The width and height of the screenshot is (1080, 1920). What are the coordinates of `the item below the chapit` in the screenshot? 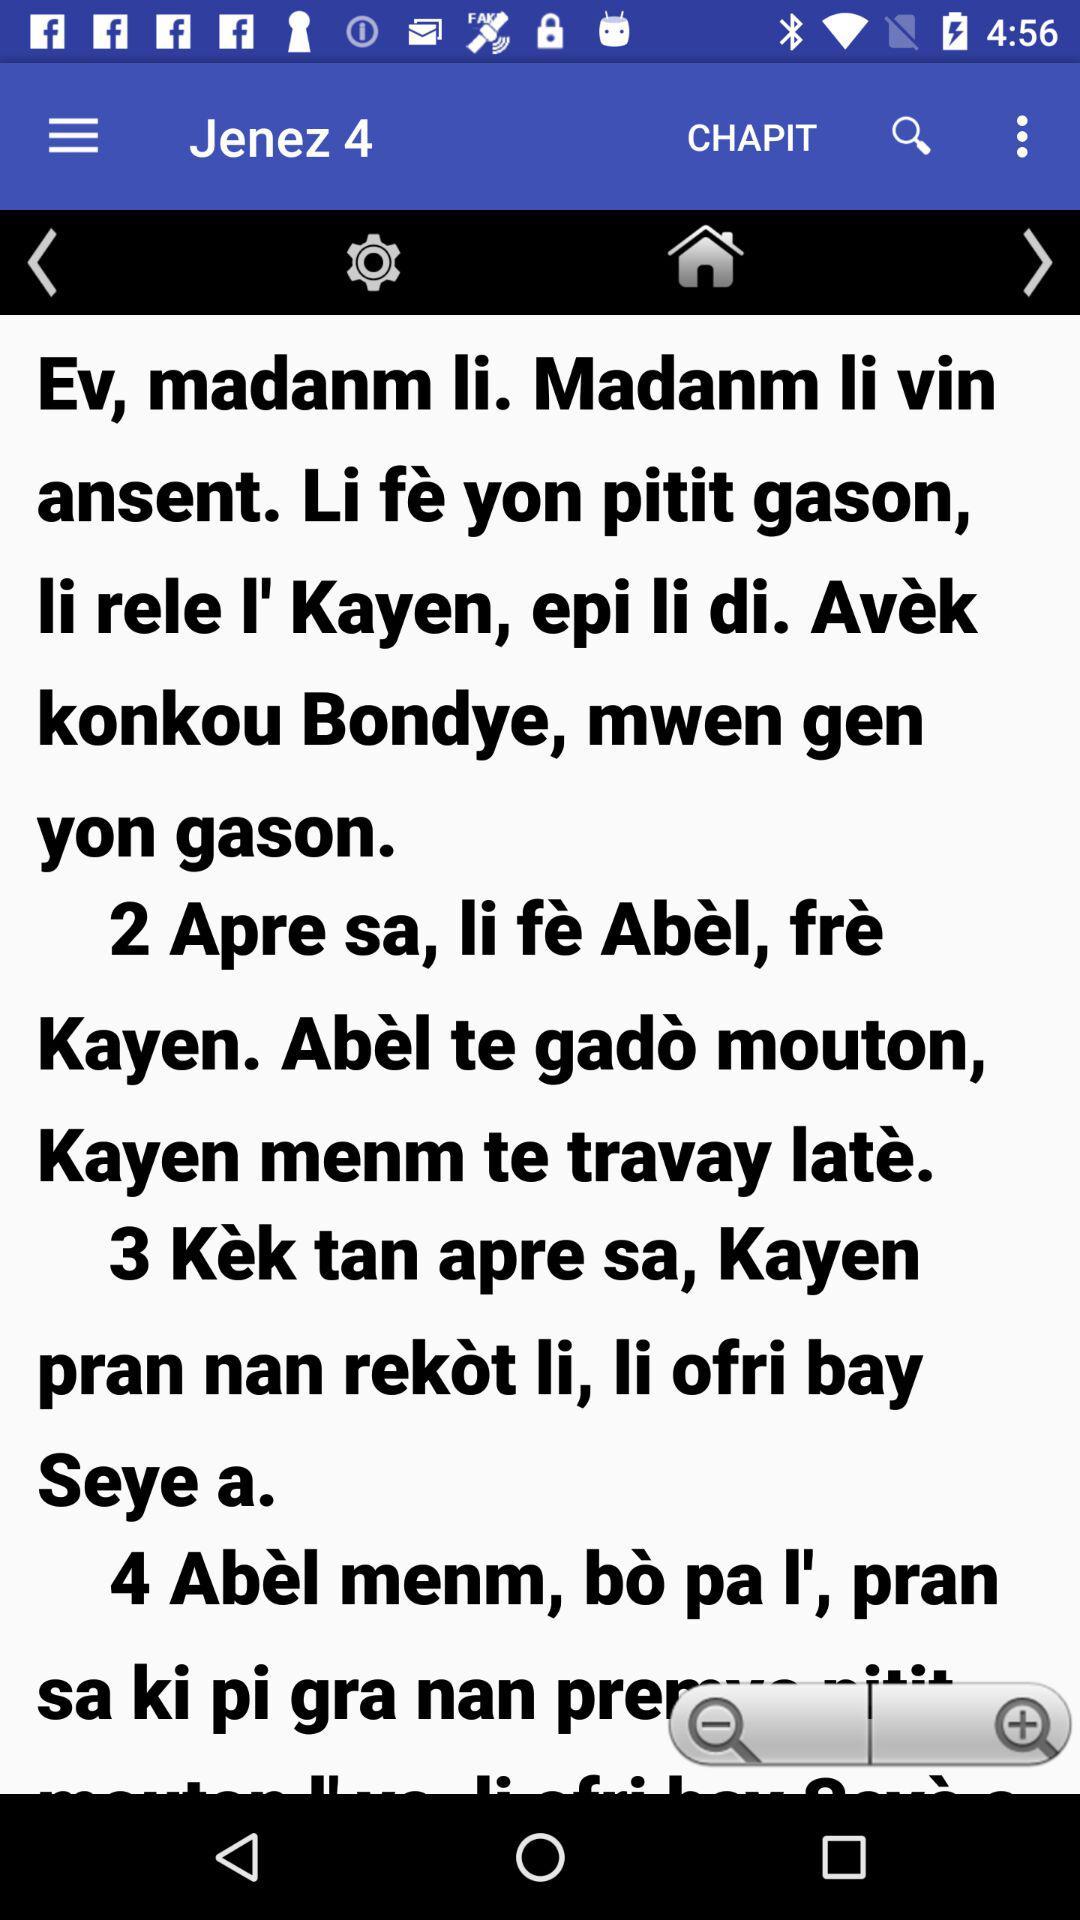 It's located at (704, 251).